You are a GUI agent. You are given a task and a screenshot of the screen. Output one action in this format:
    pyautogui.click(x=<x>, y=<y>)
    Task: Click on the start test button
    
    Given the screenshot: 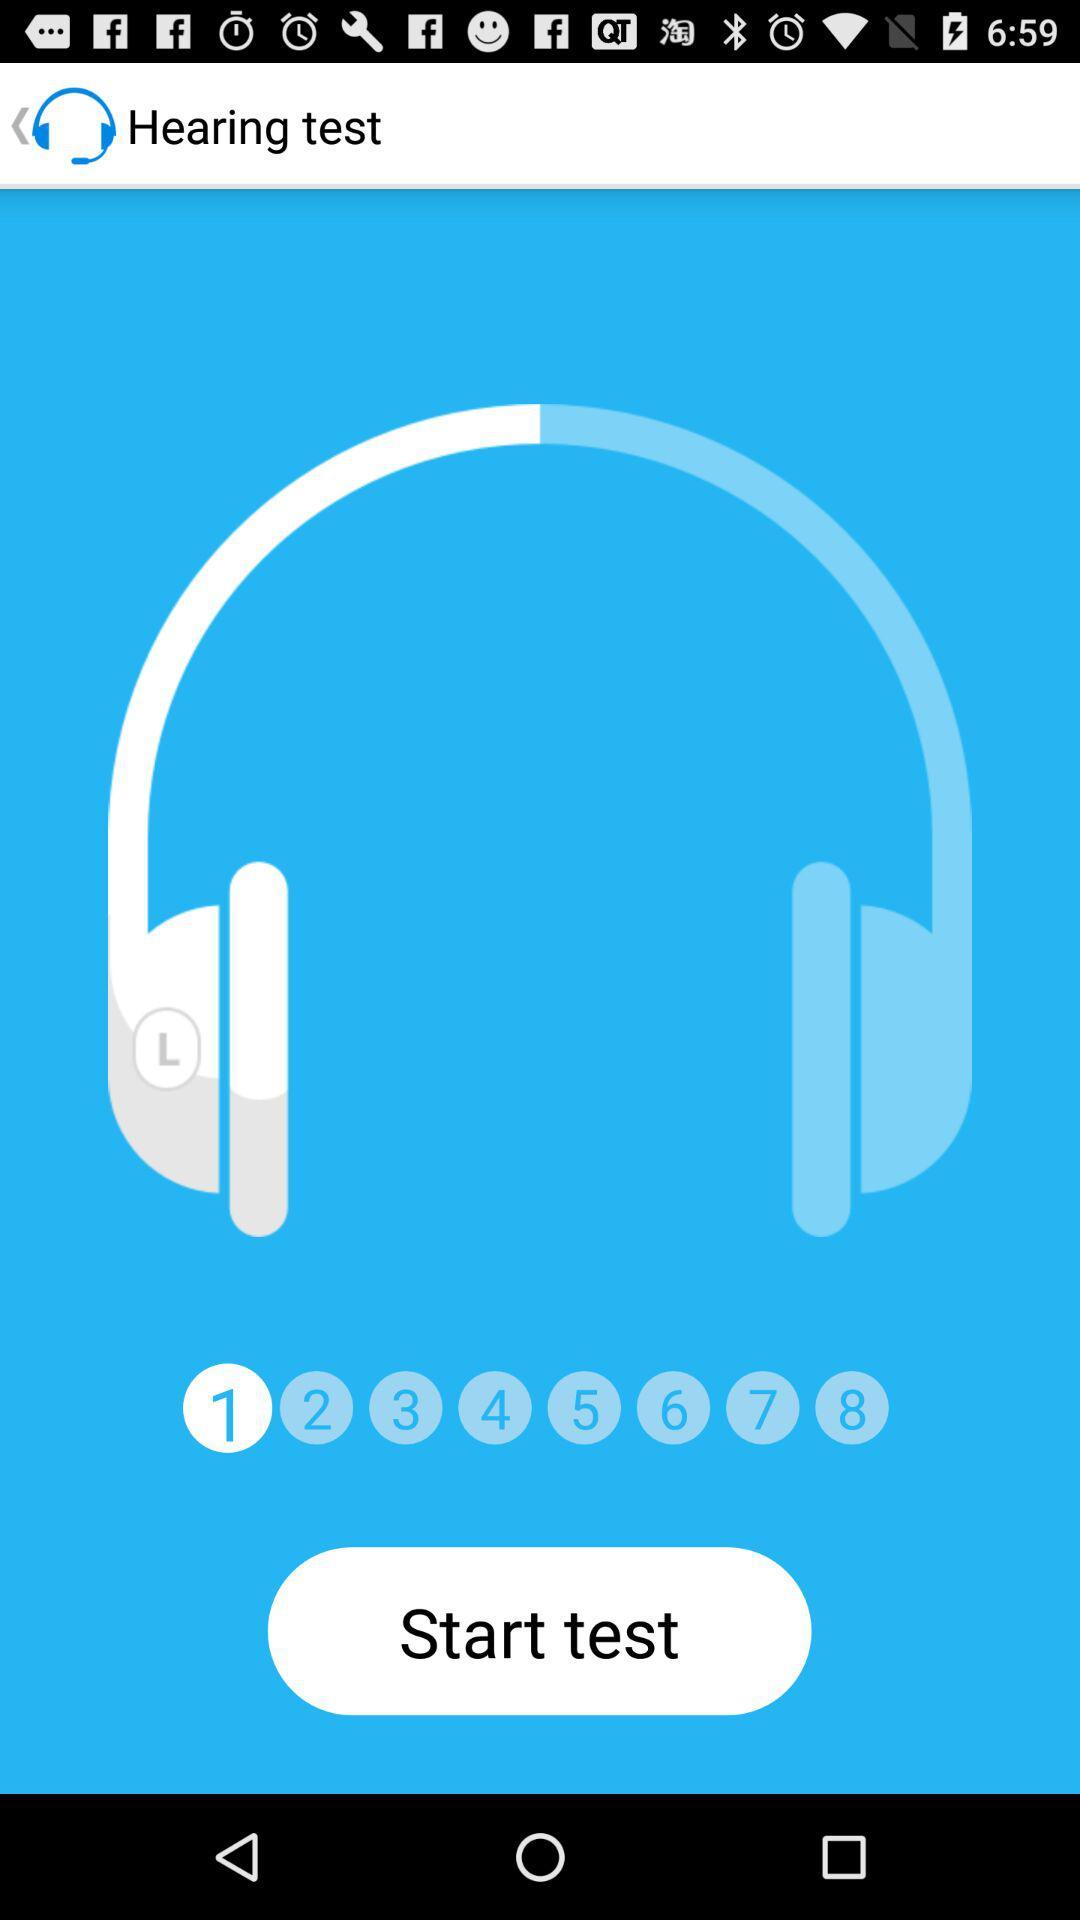 What is the action you would take?
    pyautogui.click(x=538, y=1631)
    